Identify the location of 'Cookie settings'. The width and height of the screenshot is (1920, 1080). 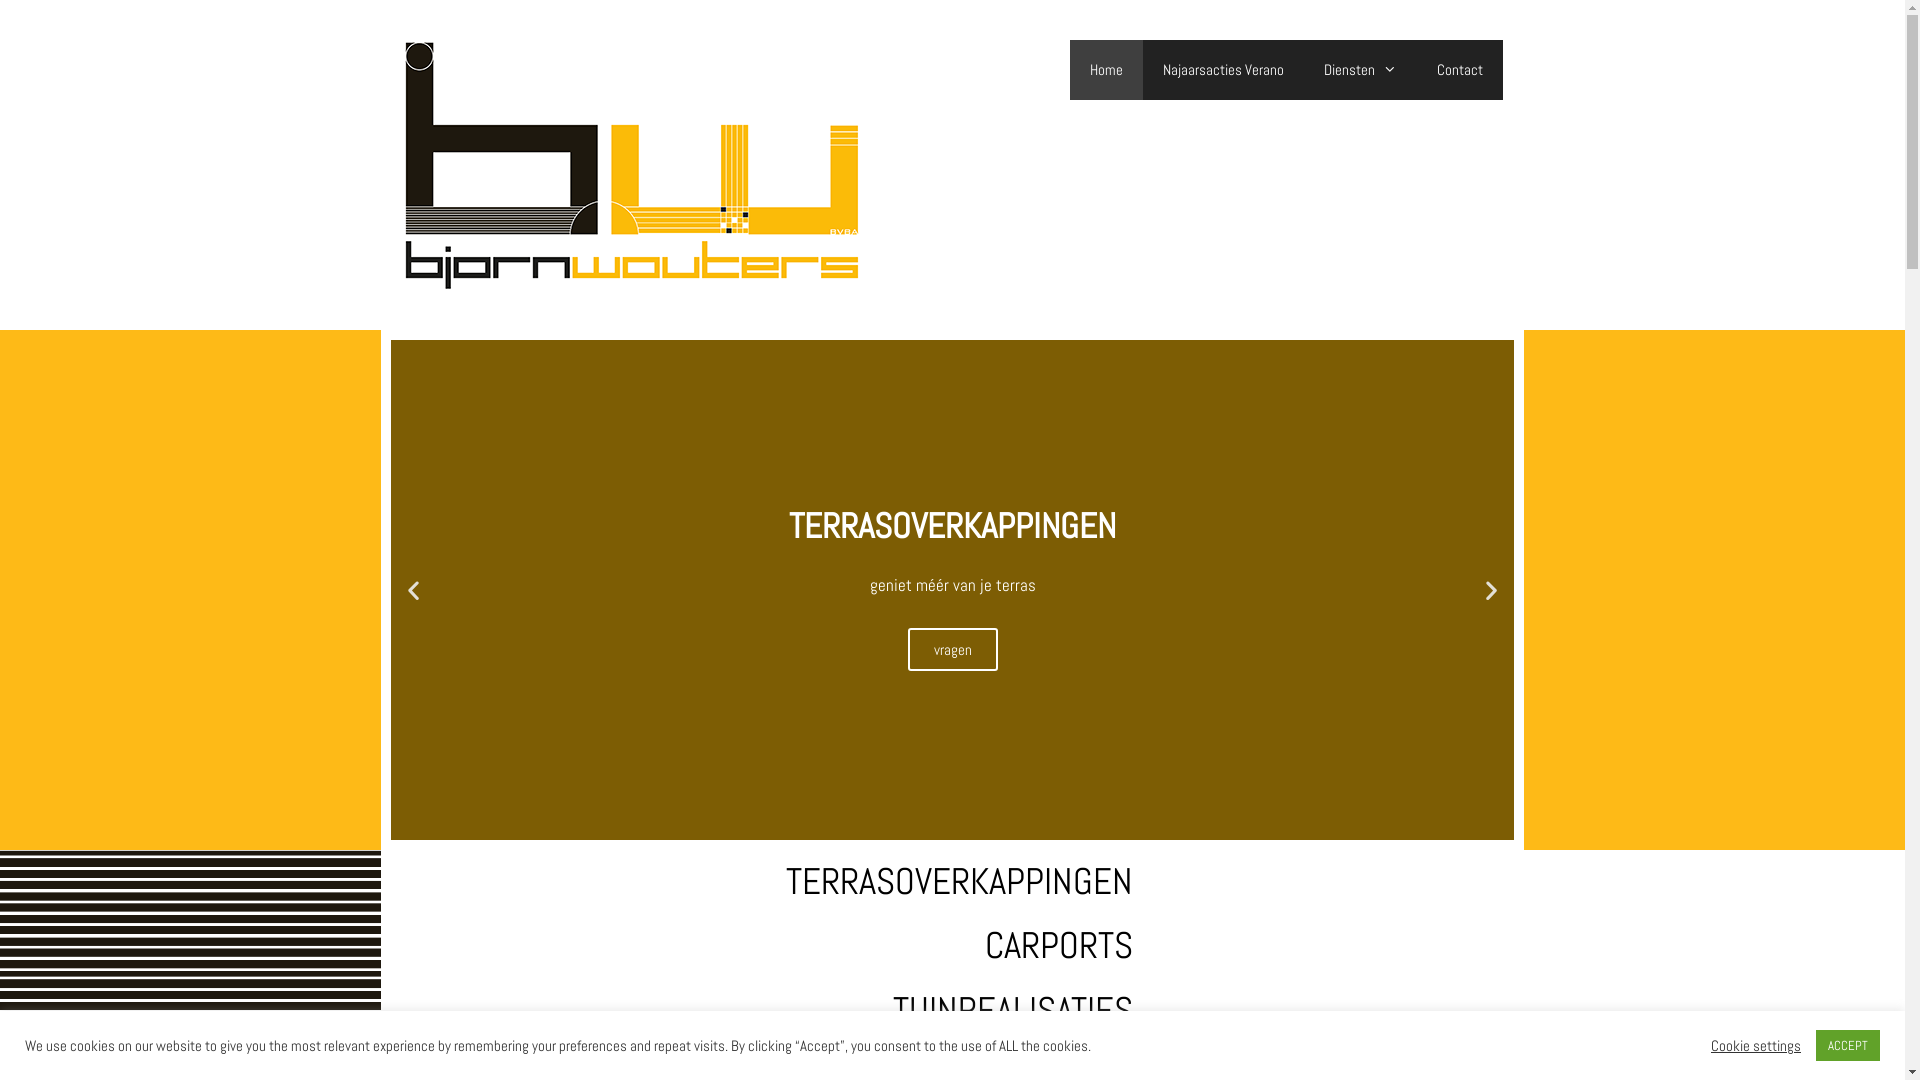
(1755, 1044).